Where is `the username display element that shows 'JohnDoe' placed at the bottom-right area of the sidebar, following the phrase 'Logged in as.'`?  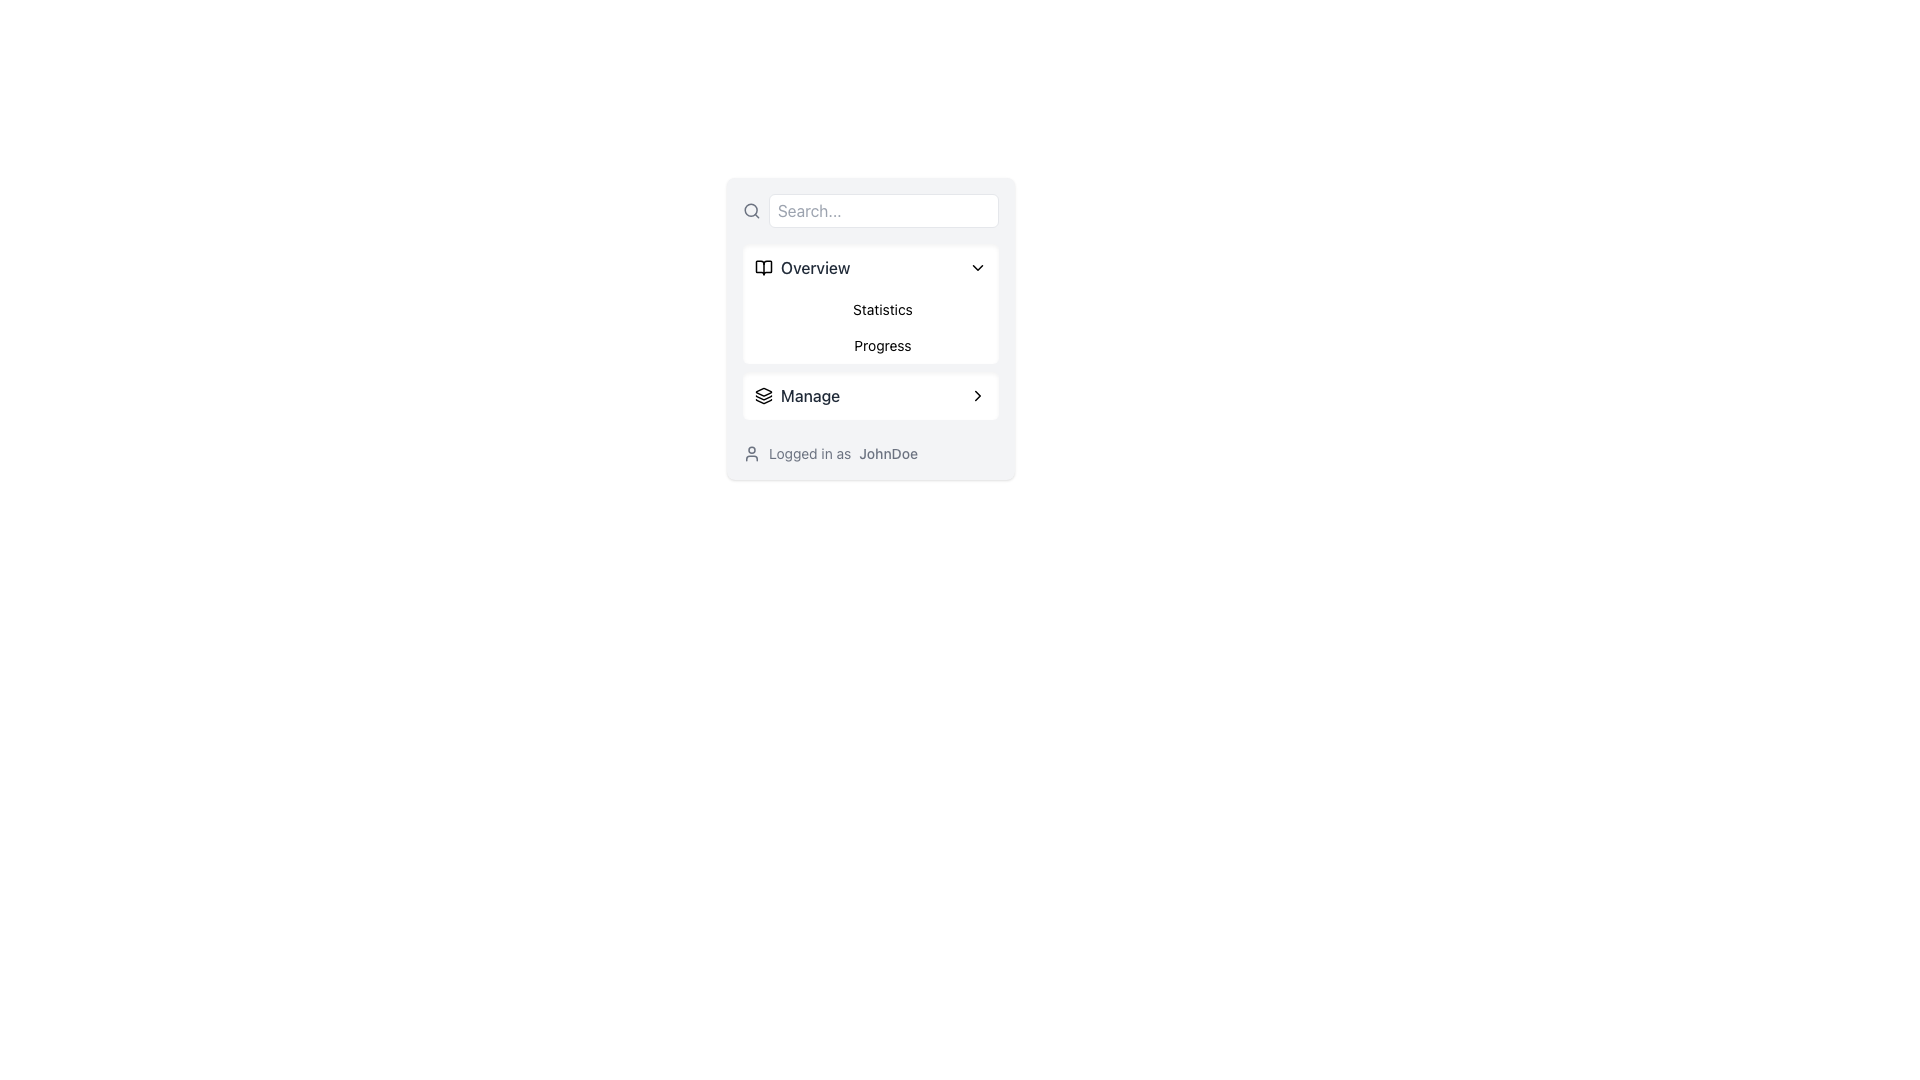
the username display element that shows 'JohnDoe' placed at the bottom-right area of the sidebar, following the phrase 'Logged in as.' is located at coordinates (887, 454).